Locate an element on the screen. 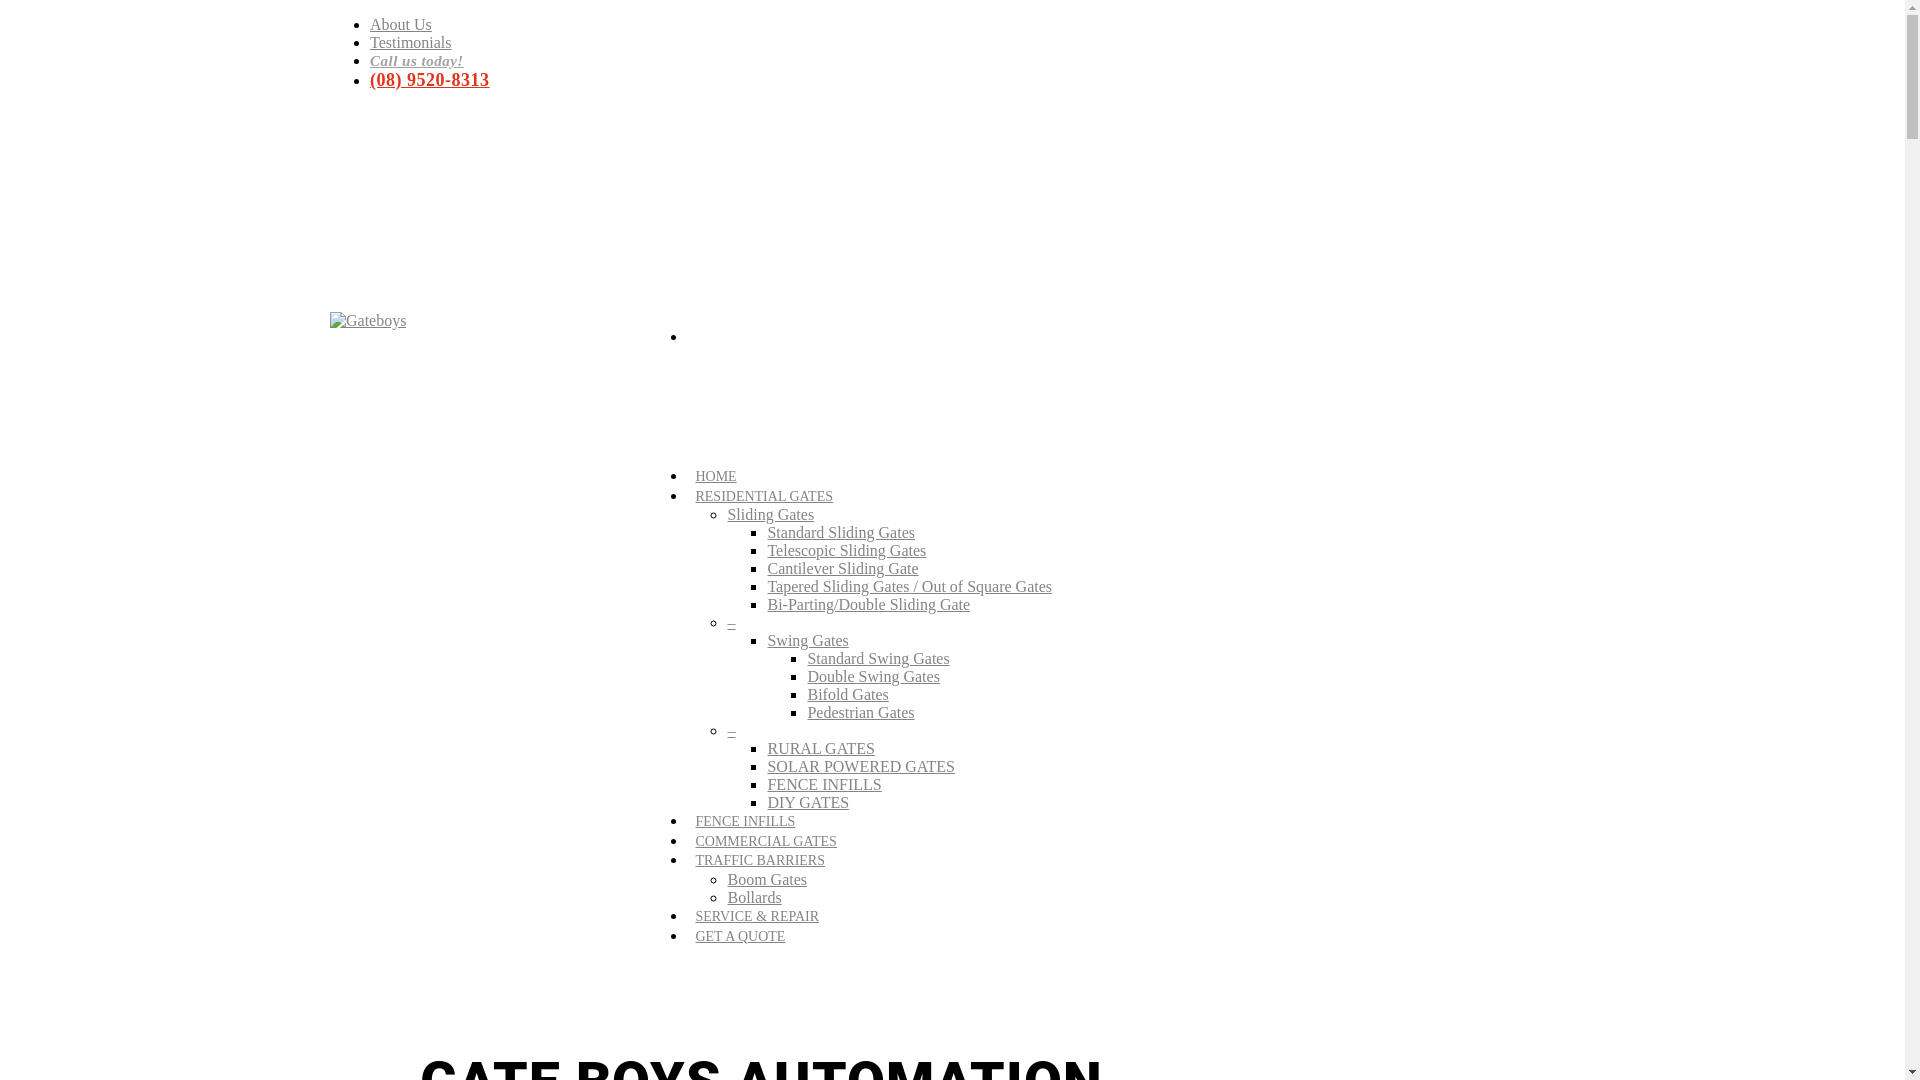  'Standard Swing Gates' is located at coordinates (878, 658).